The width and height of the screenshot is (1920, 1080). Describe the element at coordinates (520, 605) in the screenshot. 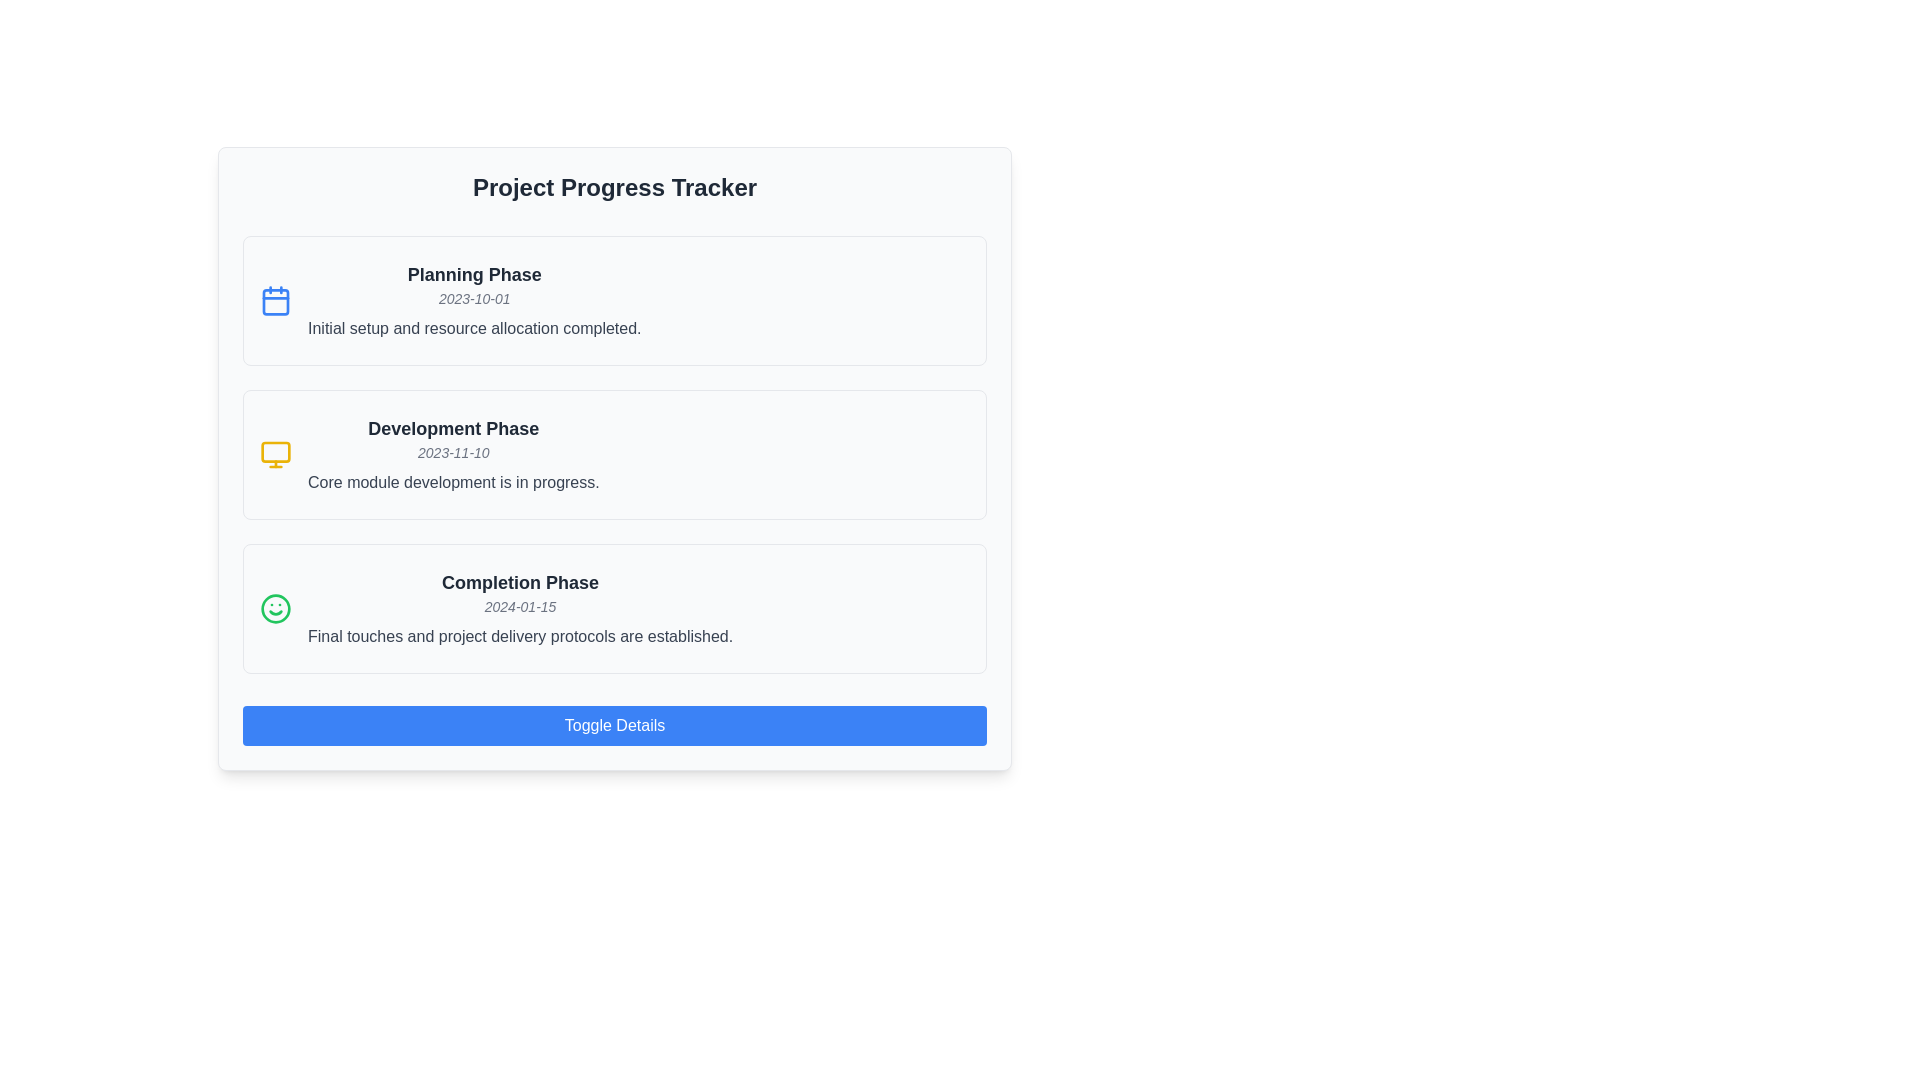

I see `the text element displaying '2024-01-15', which is styled in a small italicized gray font, located below 'Completion Phase' and above the text describing project delivery protocols` at that location.